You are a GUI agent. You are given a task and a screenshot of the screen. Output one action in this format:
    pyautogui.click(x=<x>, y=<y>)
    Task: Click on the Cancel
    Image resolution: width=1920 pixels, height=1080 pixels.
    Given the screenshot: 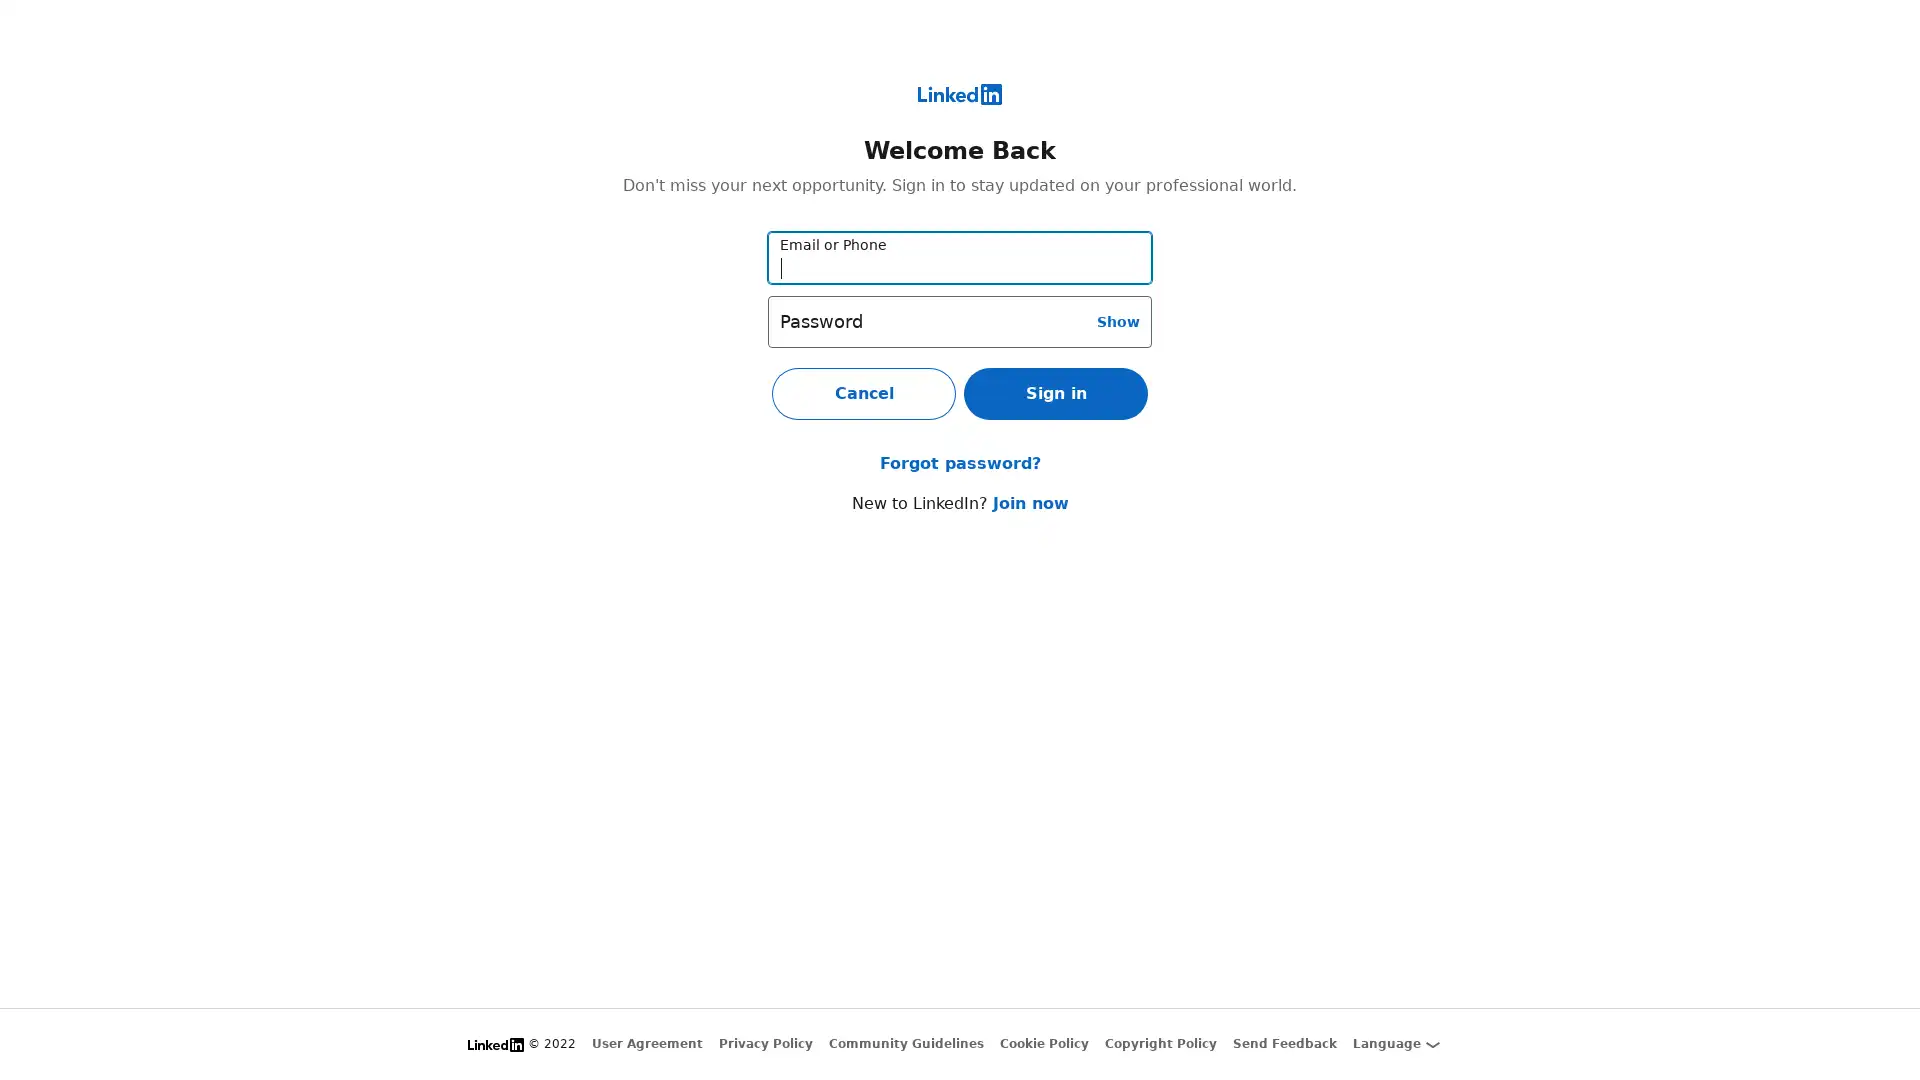 What is the action you would take?
    pyautogui.click(x=864, y=393)
    